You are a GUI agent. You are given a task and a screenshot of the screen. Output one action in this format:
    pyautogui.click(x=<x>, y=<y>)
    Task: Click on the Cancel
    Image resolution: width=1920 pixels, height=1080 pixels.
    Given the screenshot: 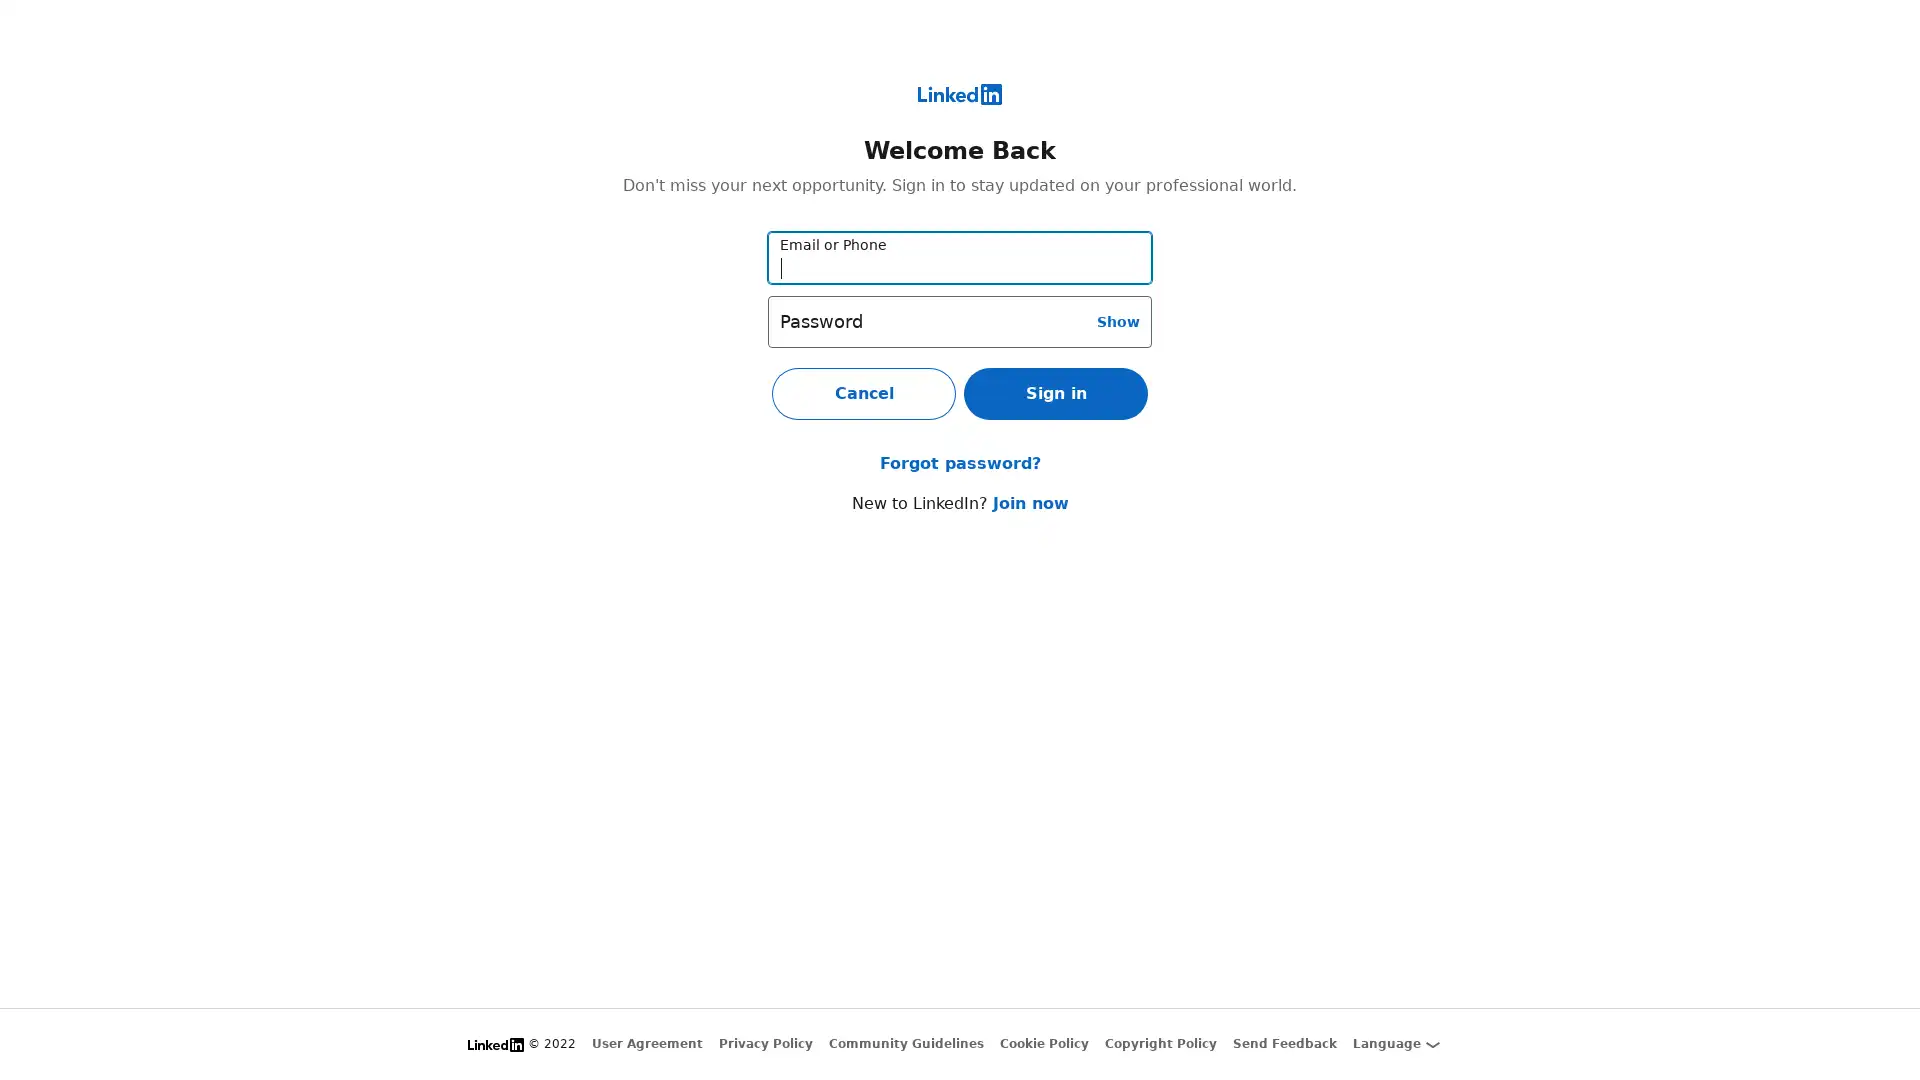 What is the action you would take?
    pyautogui.click(x=864, y=393)
    